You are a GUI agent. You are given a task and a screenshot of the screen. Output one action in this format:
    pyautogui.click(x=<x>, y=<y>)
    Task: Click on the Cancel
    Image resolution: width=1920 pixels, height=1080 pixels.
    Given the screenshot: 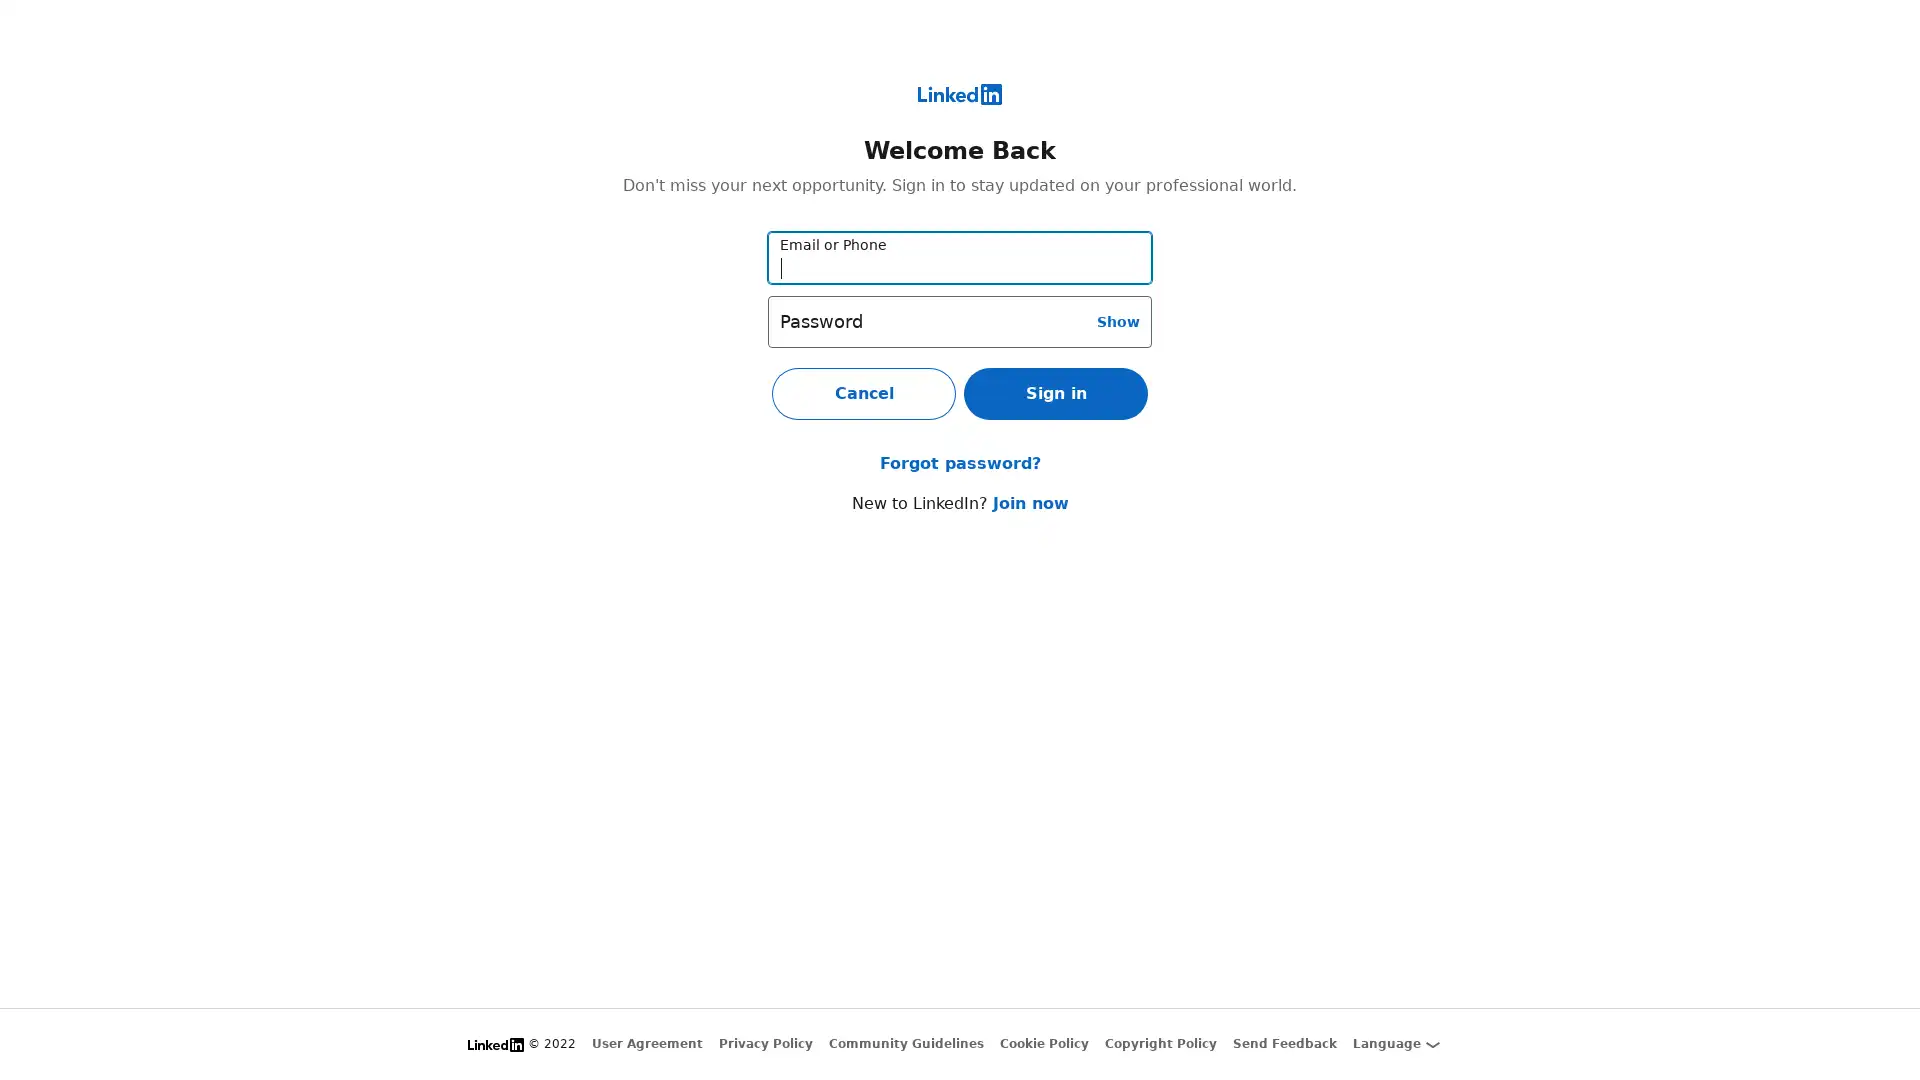 What is the action you would take?
    pyautogui.click(x=864, y=393)
    